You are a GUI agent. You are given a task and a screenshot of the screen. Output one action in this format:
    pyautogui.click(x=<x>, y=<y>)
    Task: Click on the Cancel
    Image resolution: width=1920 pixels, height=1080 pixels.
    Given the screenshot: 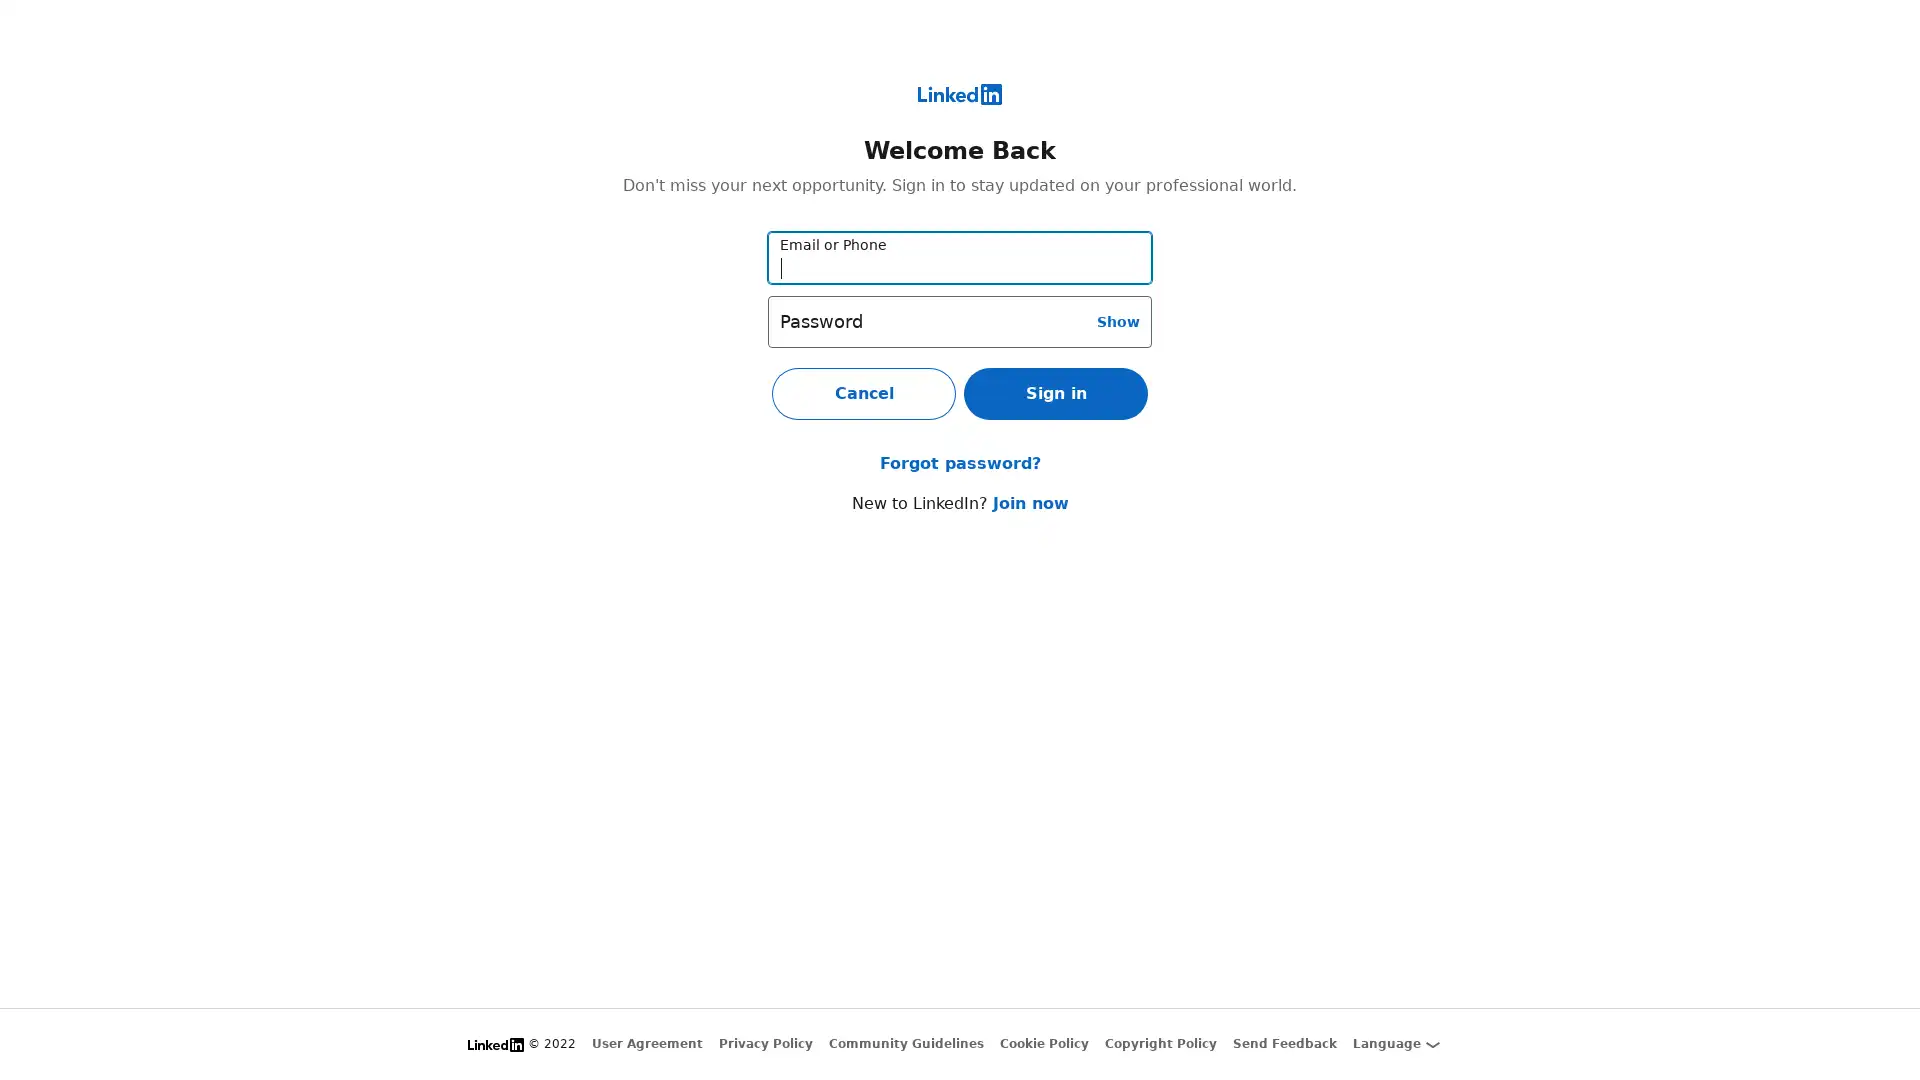 What is the action you would take?
    pyautogui.click(x=864, y=393)
    